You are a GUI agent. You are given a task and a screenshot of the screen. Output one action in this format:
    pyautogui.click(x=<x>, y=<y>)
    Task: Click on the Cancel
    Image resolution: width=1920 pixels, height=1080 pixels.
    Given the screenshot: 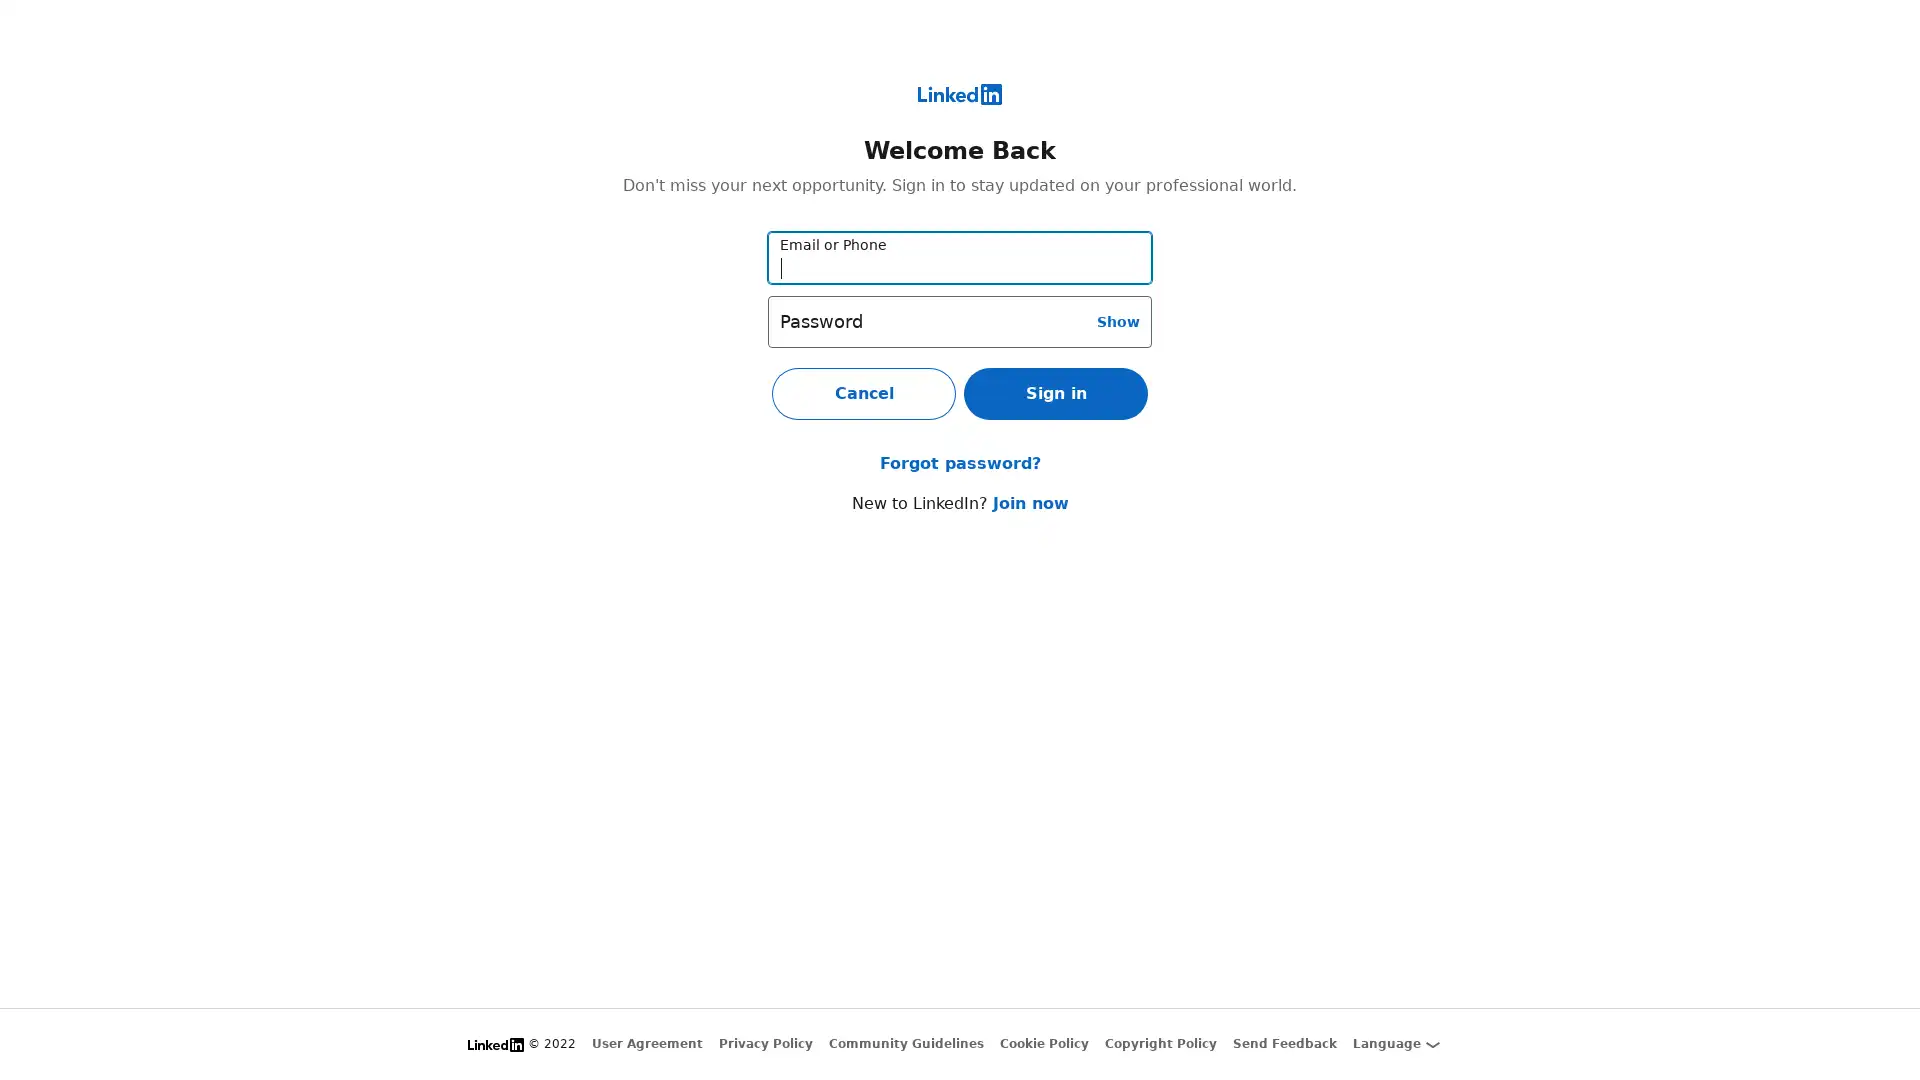 What is the action you would take?
    pyautogui.click(x=864, y=393)
    